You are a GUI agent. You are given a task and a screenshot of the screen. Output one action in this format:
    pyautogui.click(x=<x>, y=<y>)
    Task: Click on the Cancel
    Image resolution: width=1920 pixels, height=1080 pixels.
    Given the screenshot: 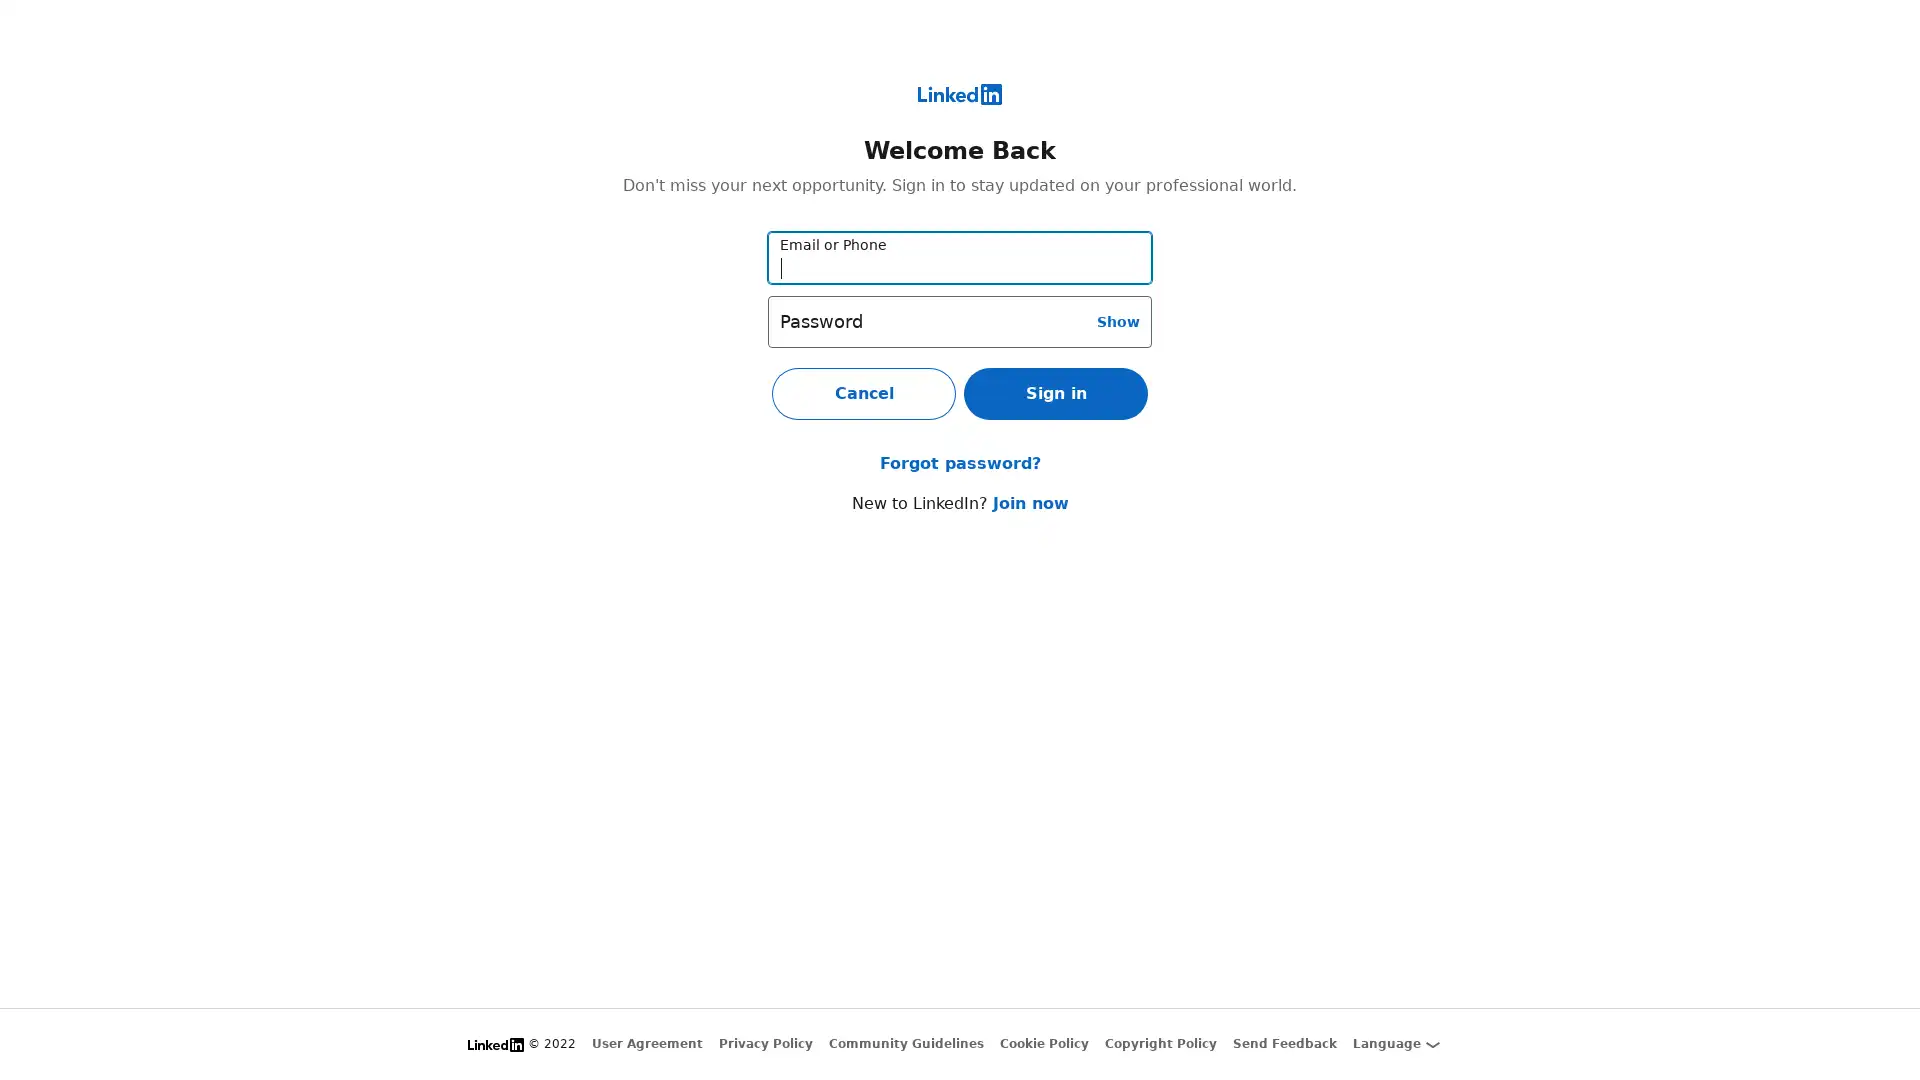 What is the action you would take?
    pyautogui.click(x=864, y=393)
    